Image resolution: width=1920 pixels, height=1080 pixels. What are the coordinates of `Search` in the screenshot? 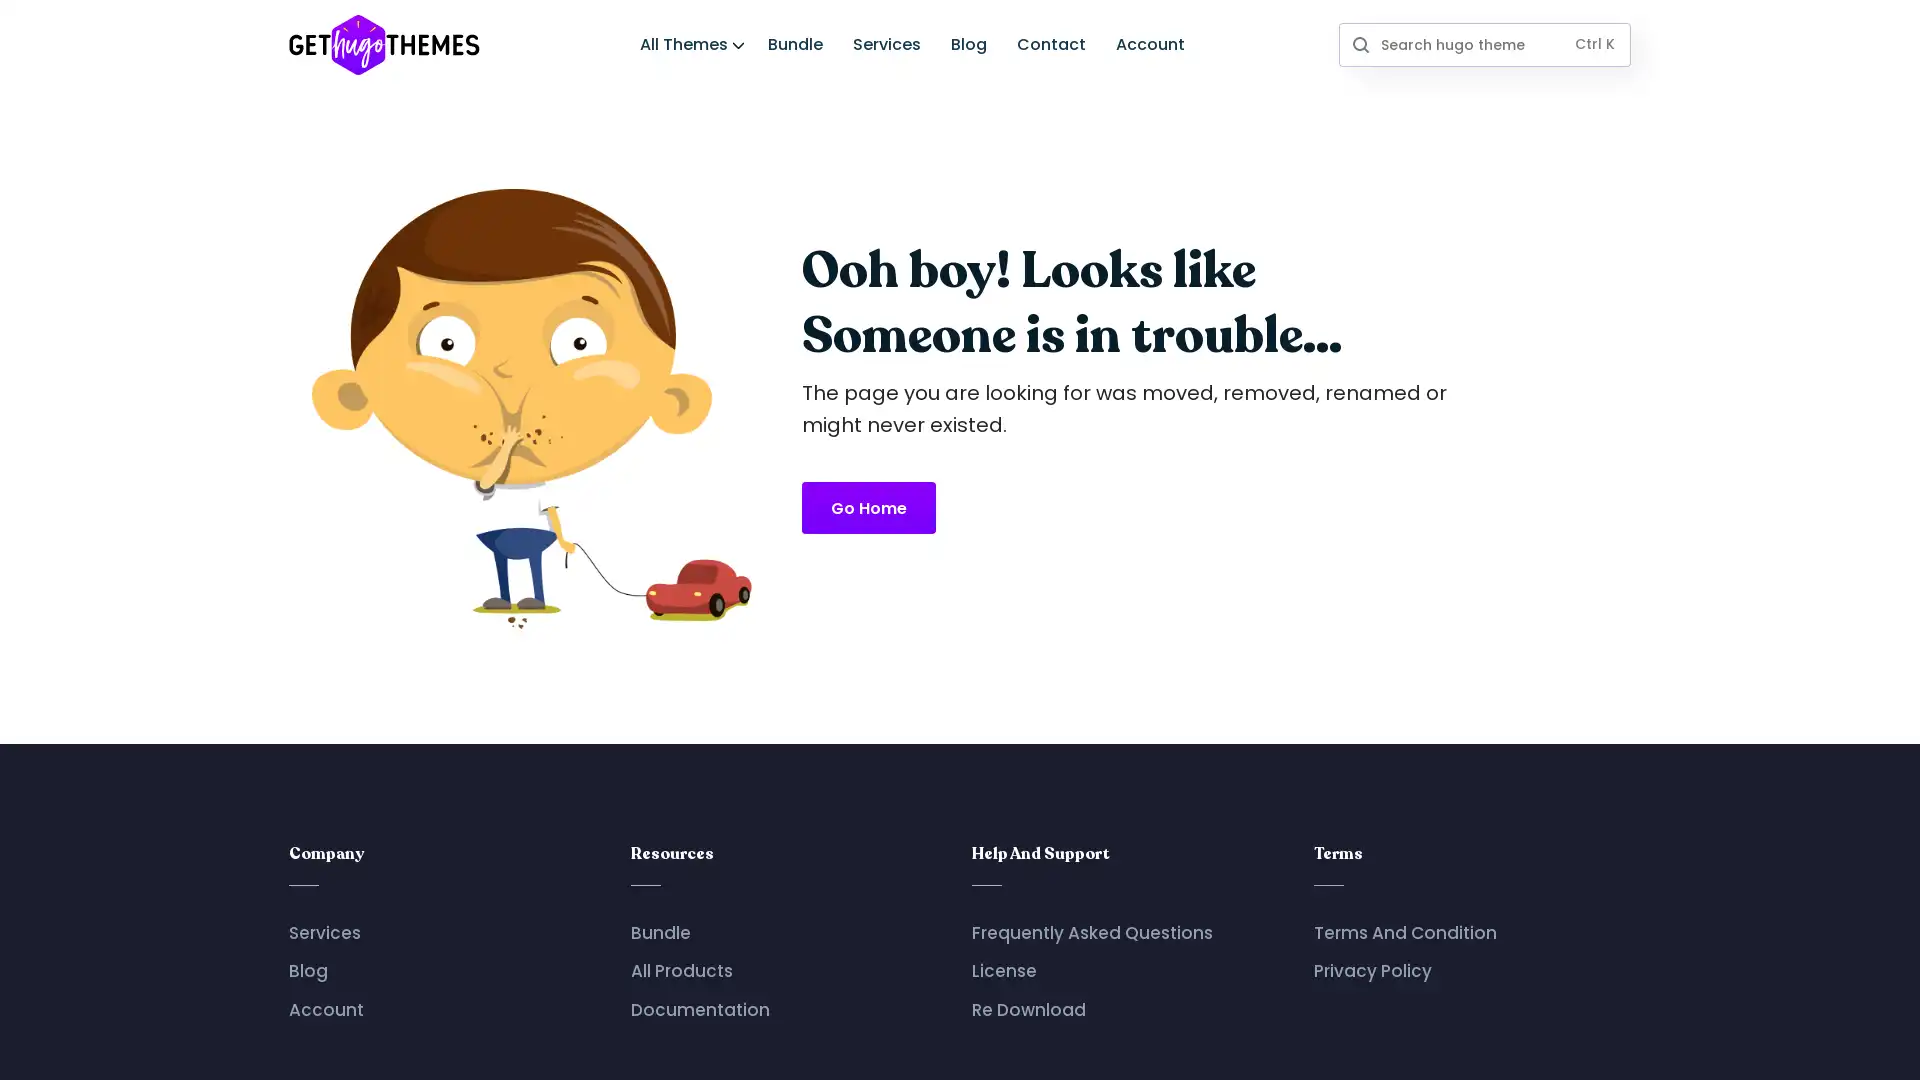 It's located at (1359, 43).